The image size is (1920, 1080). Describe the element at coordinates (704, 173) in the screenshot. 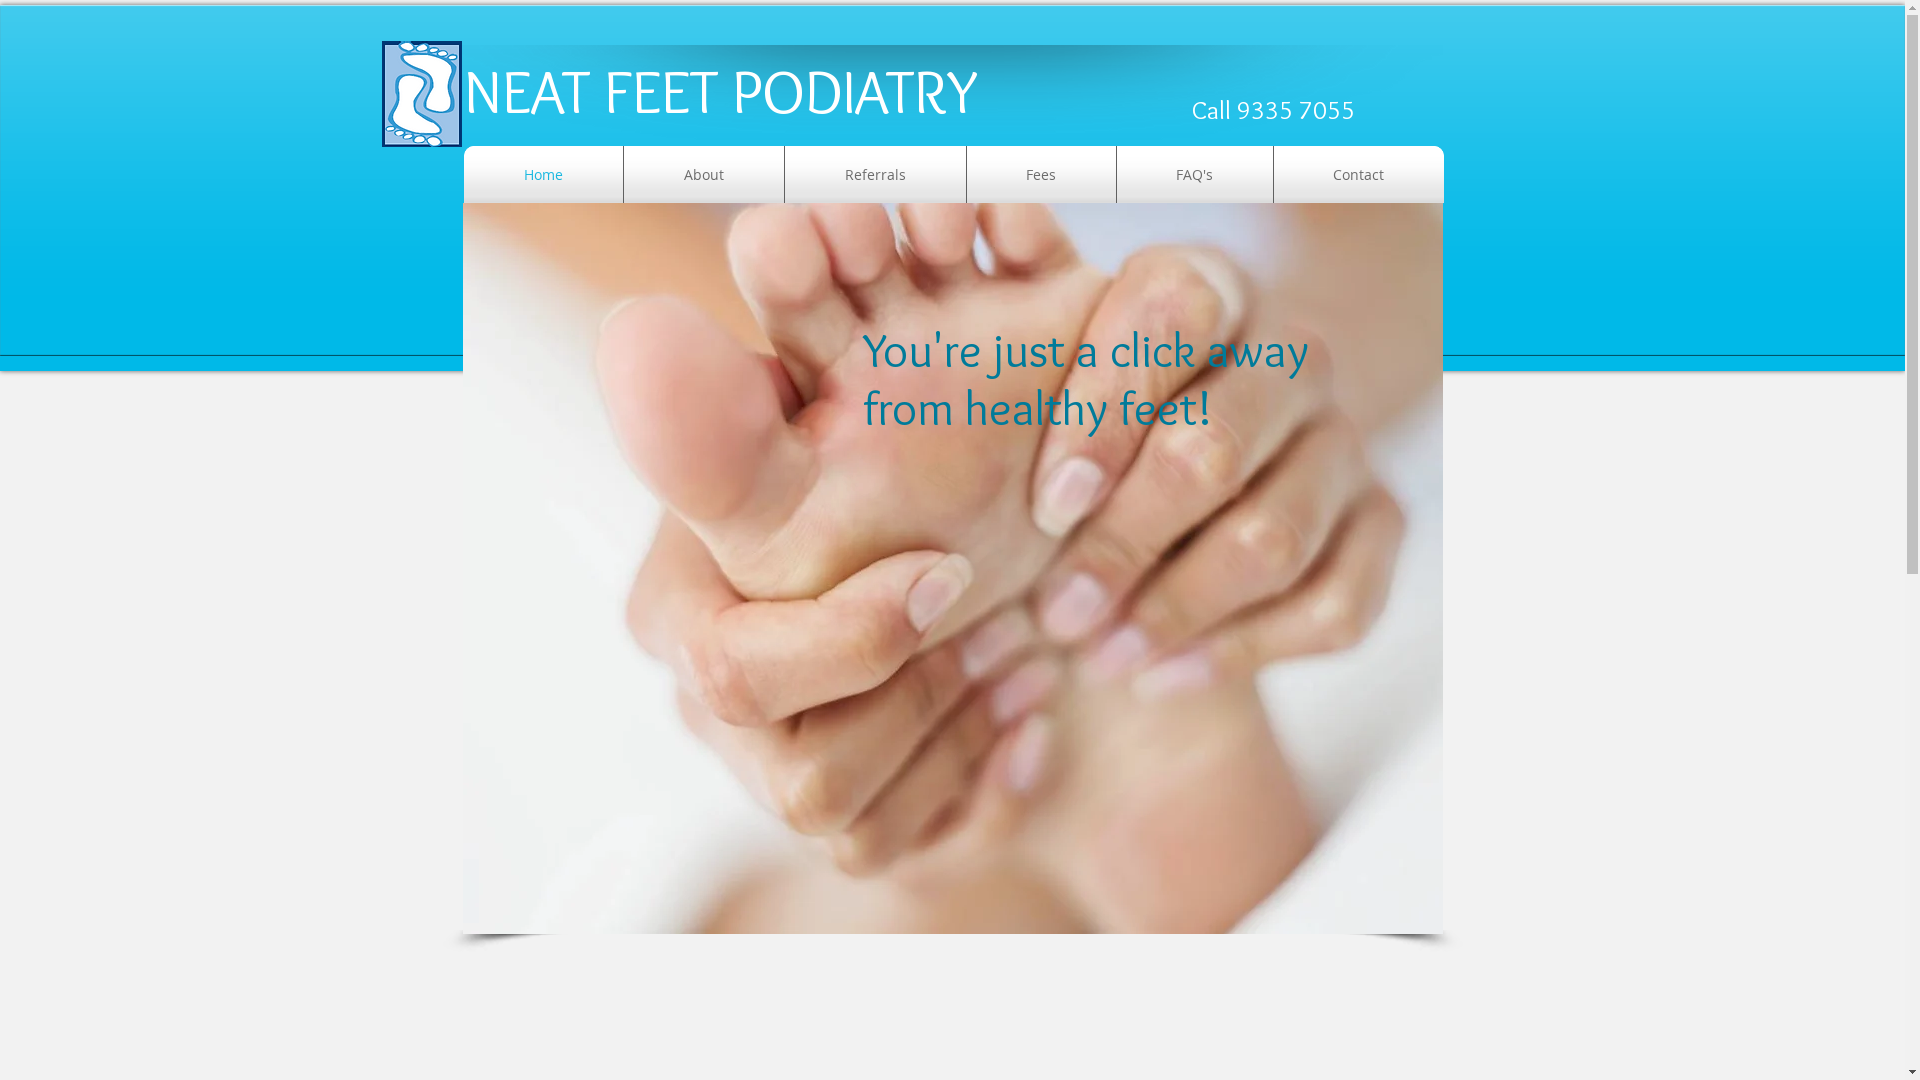

I see `'About'` at that location.